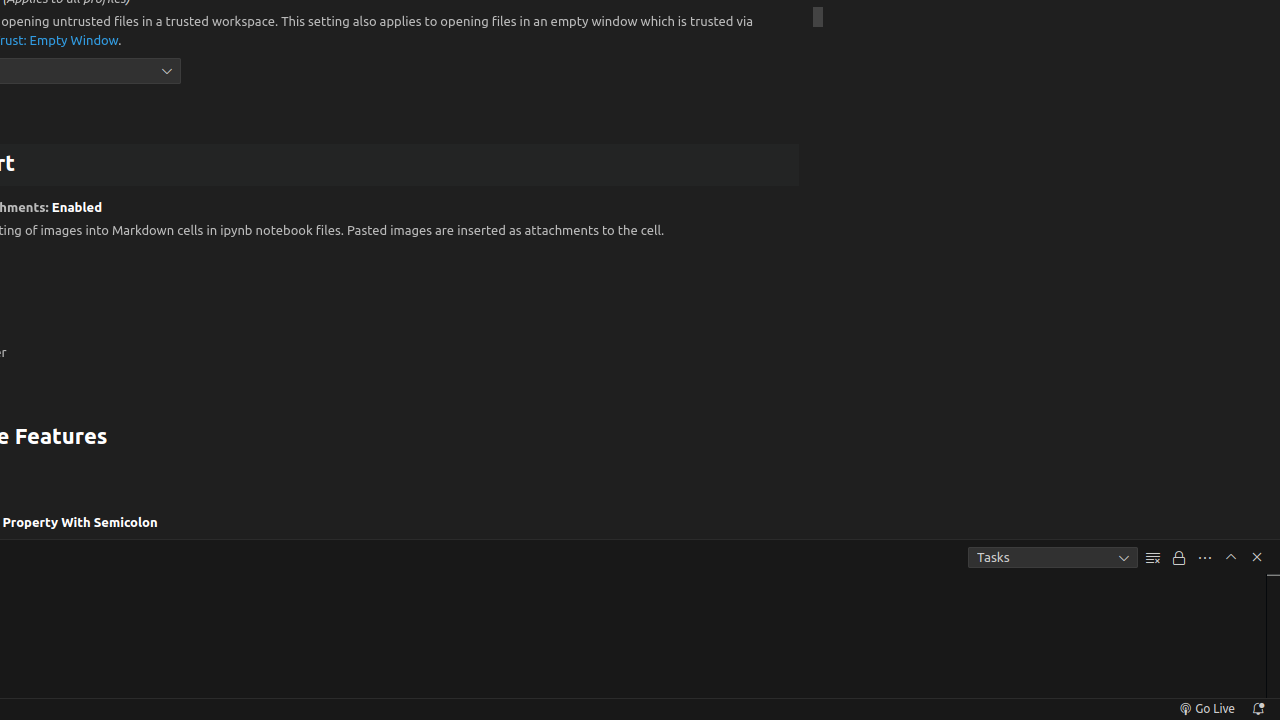 The height and width of the screenshot is (720, 1280). I want to click on 'Views and More Actions...', so click(1203, 557).